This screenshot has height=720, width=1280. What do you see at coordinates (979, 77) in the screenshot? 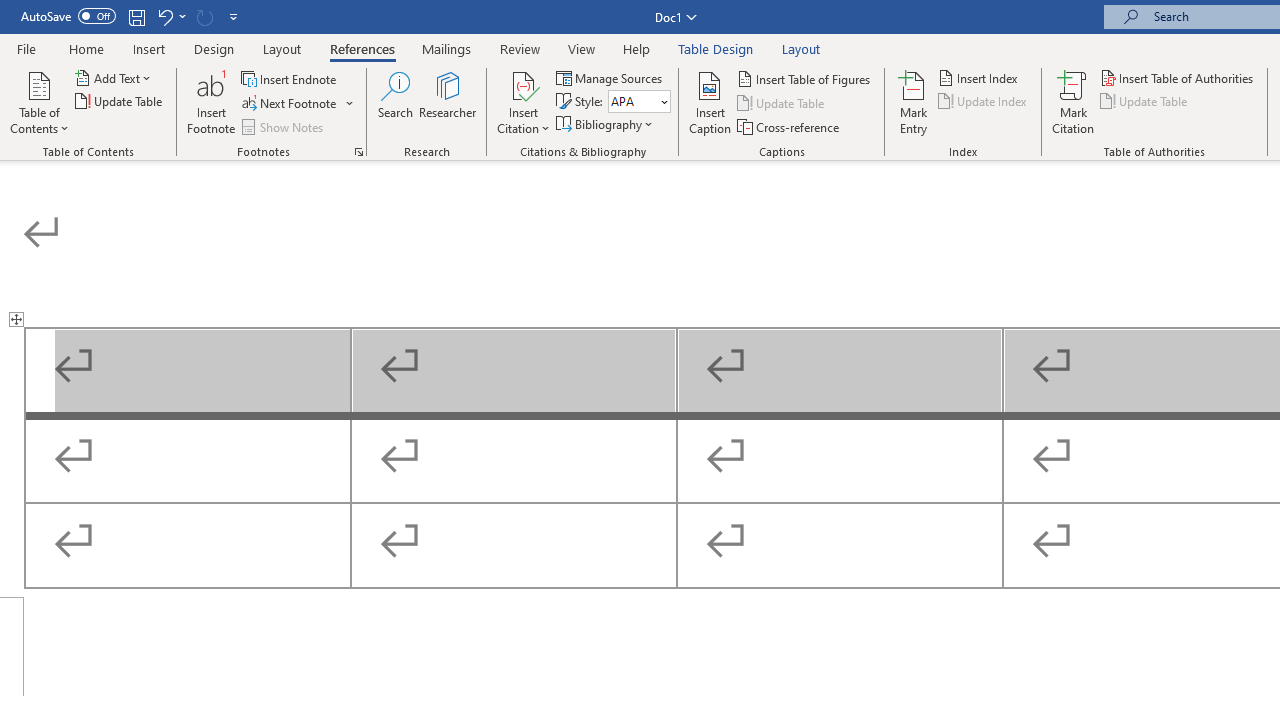
I see `'Insert Index...'` at bounding box center [979, 77].